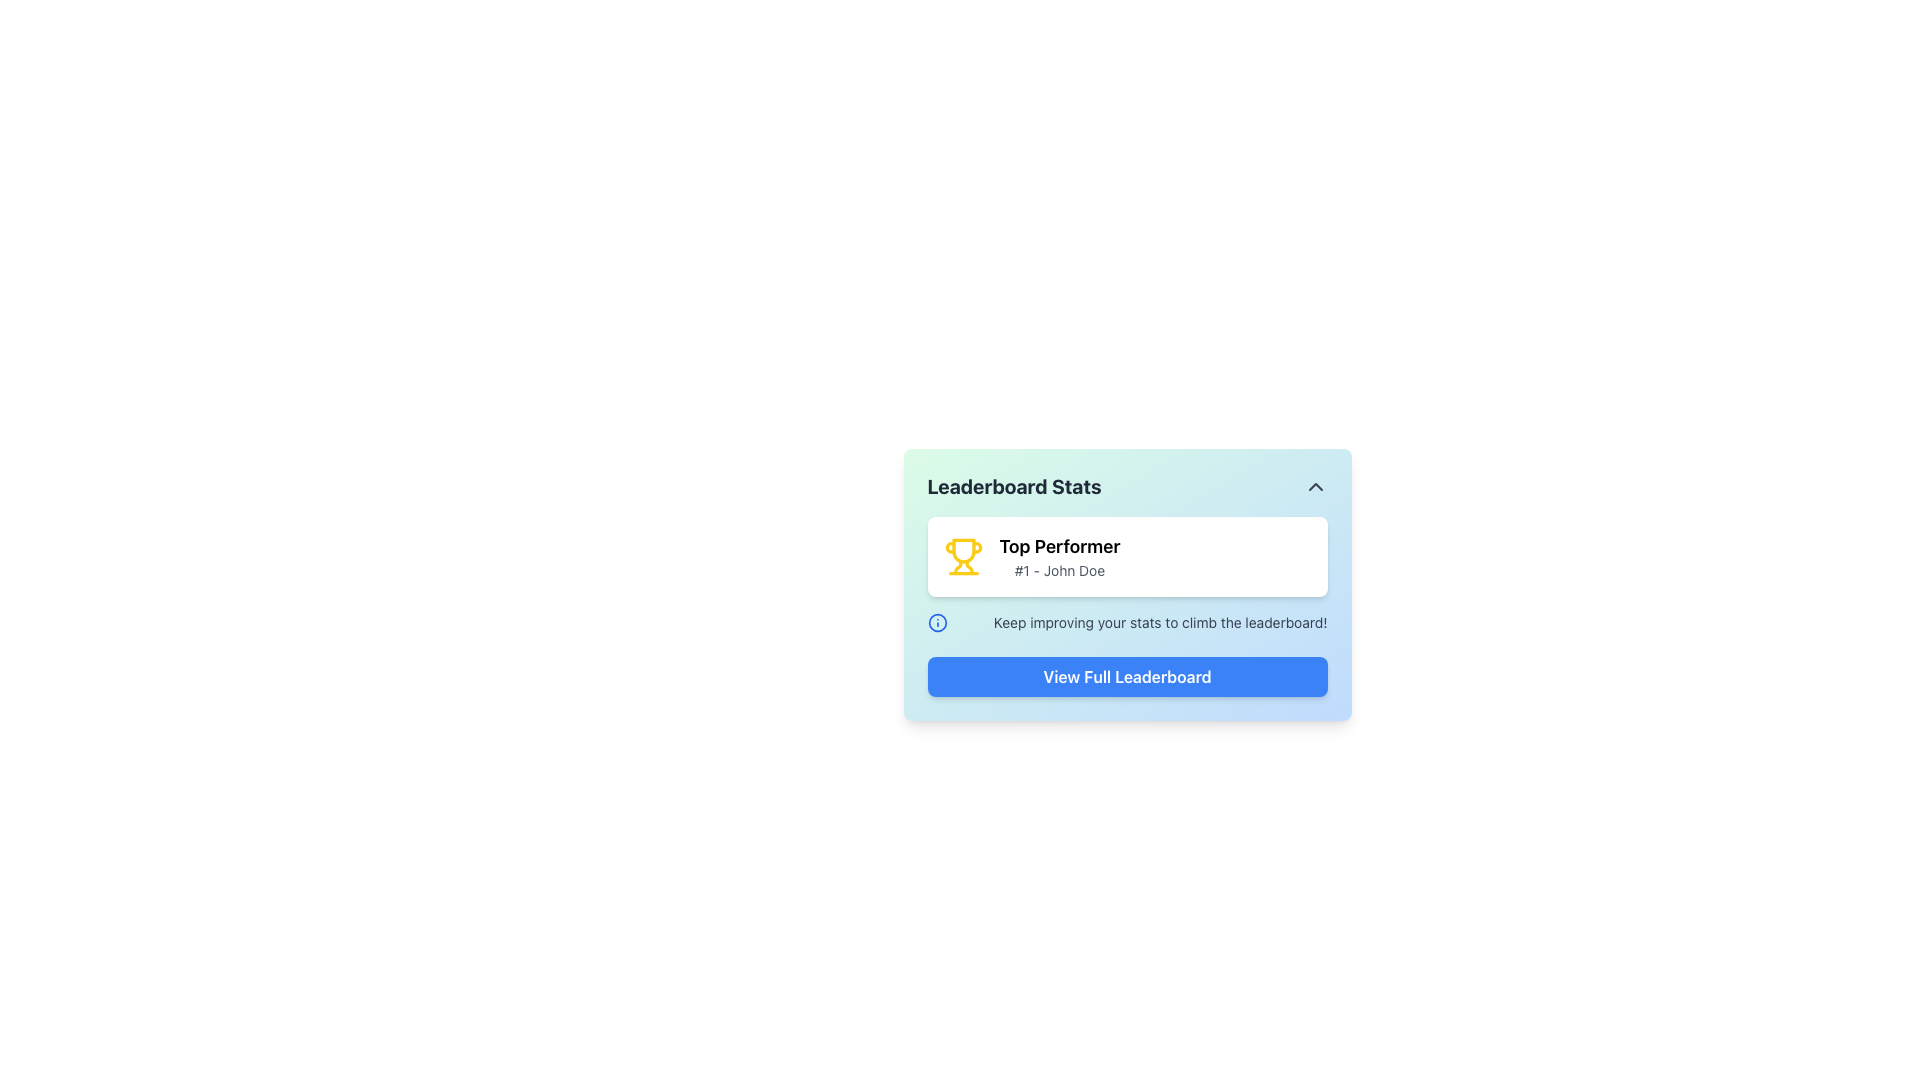 Image resolution: width=1920 pixels, height=1080 pixels. What do you see at coordinates (1160, 622) in the screenshot?
I see `the motivational text element located in the leaderboard display panel, positioned to the right of the blue information icon and near the 'View Full Leaderboard' button` at bounding box center [1160, 622].